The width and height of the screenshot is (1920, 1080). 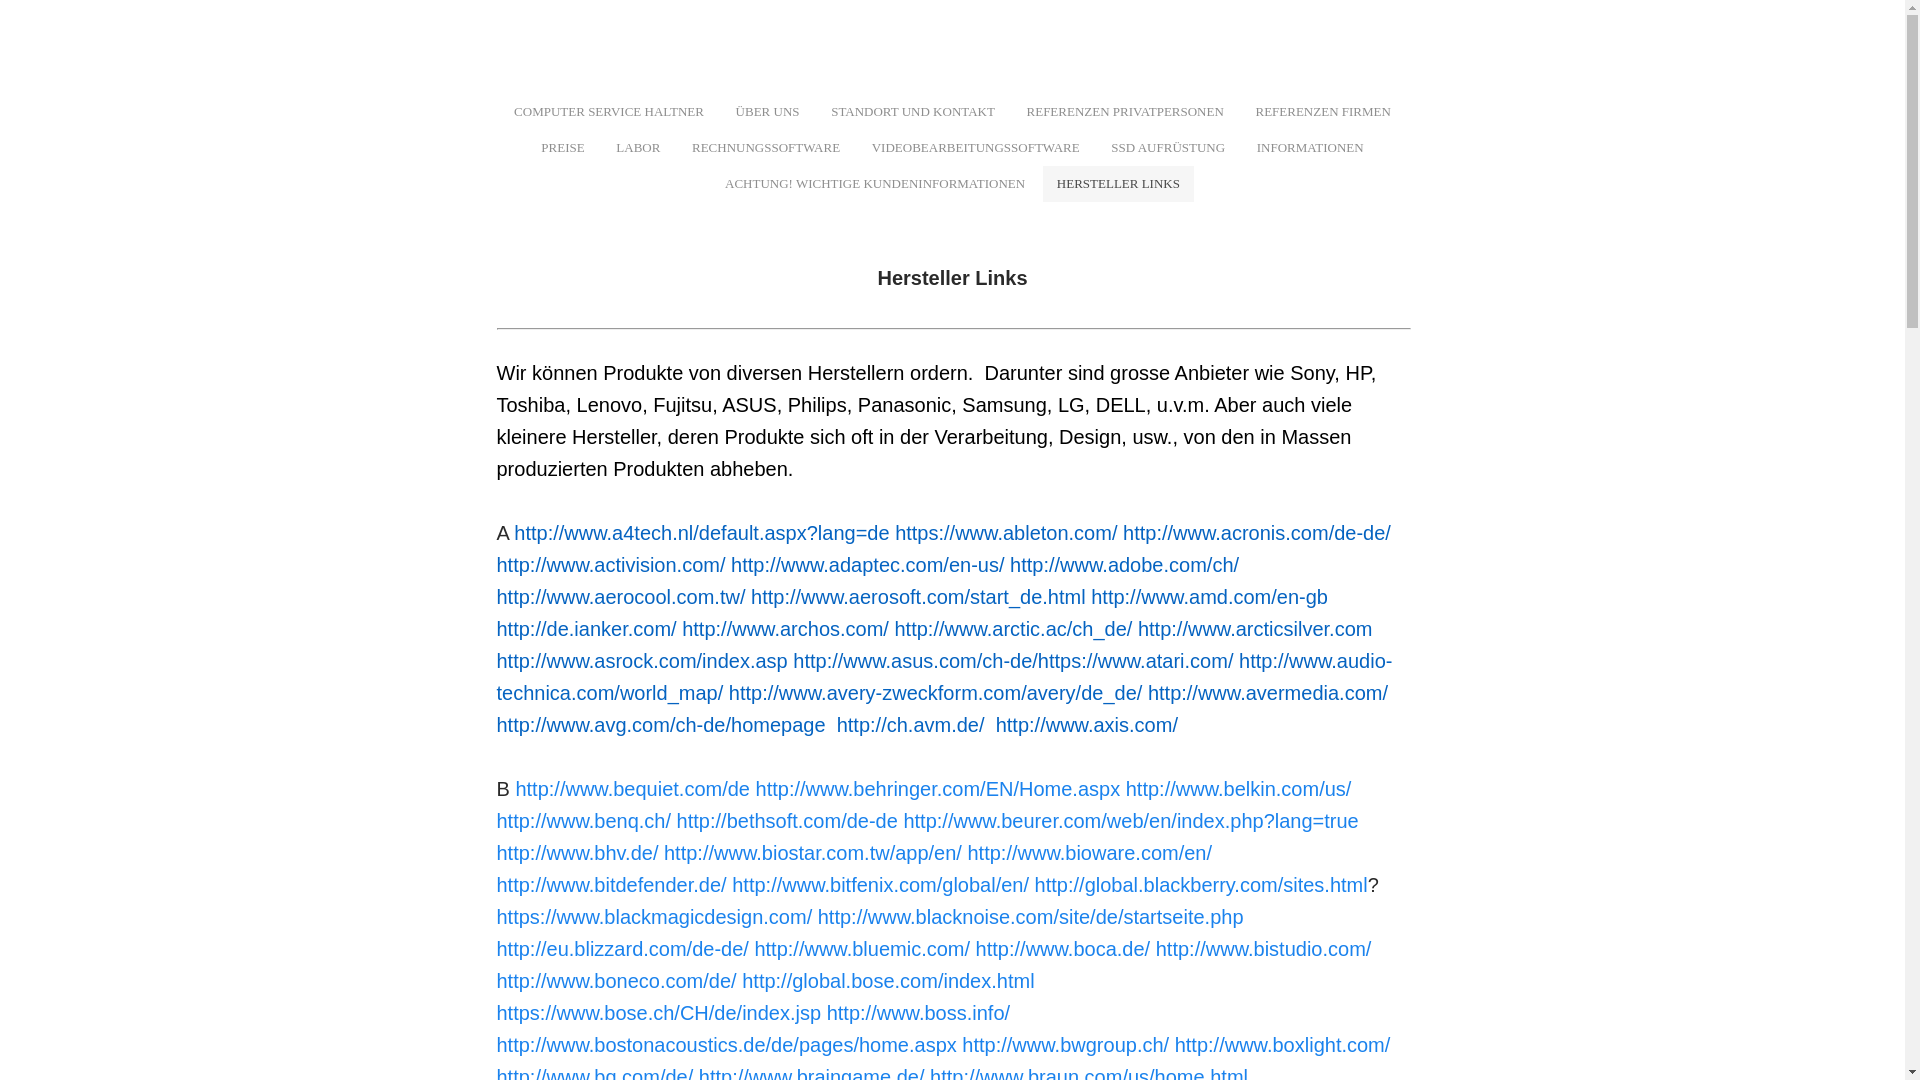 I want to click on 'http://www.amd.com/en-gb', so click(x=1089, y=596).